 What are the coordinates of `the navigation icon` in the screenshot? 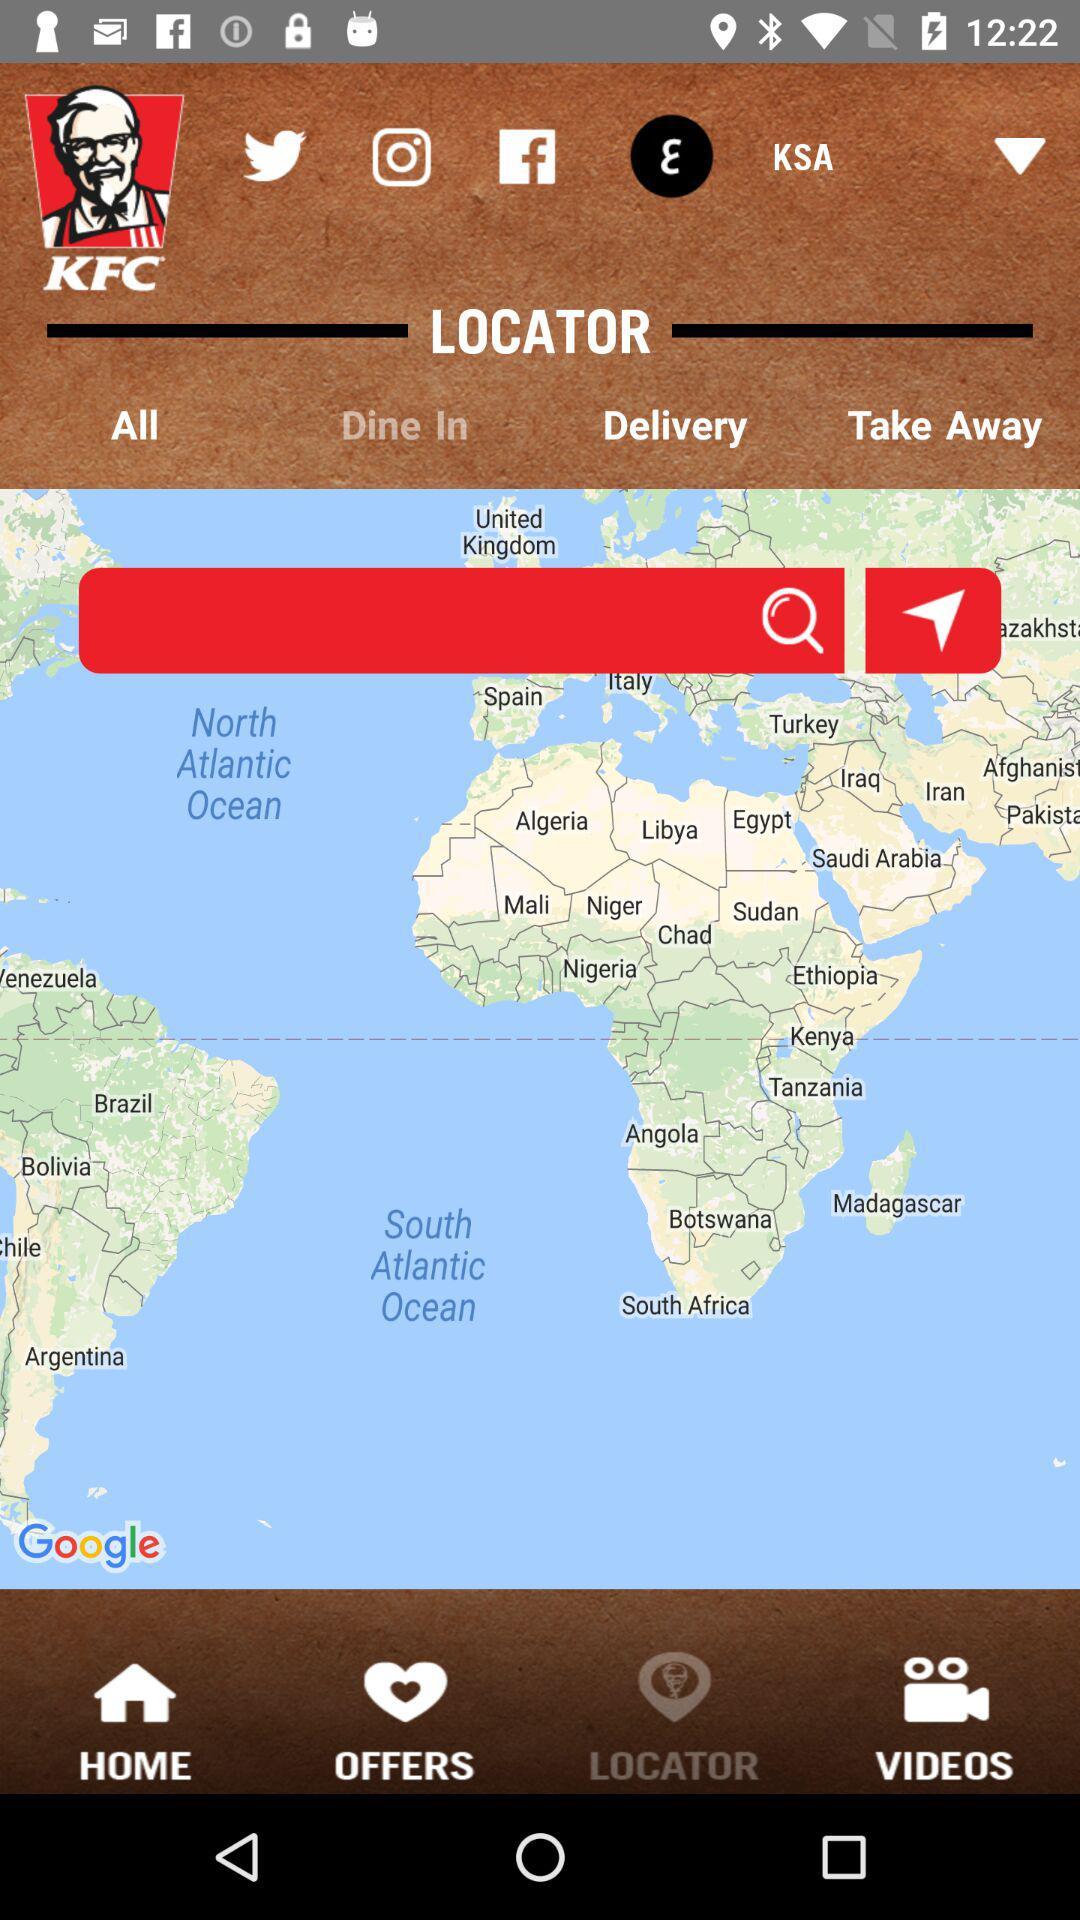 It's located at (933, 619).